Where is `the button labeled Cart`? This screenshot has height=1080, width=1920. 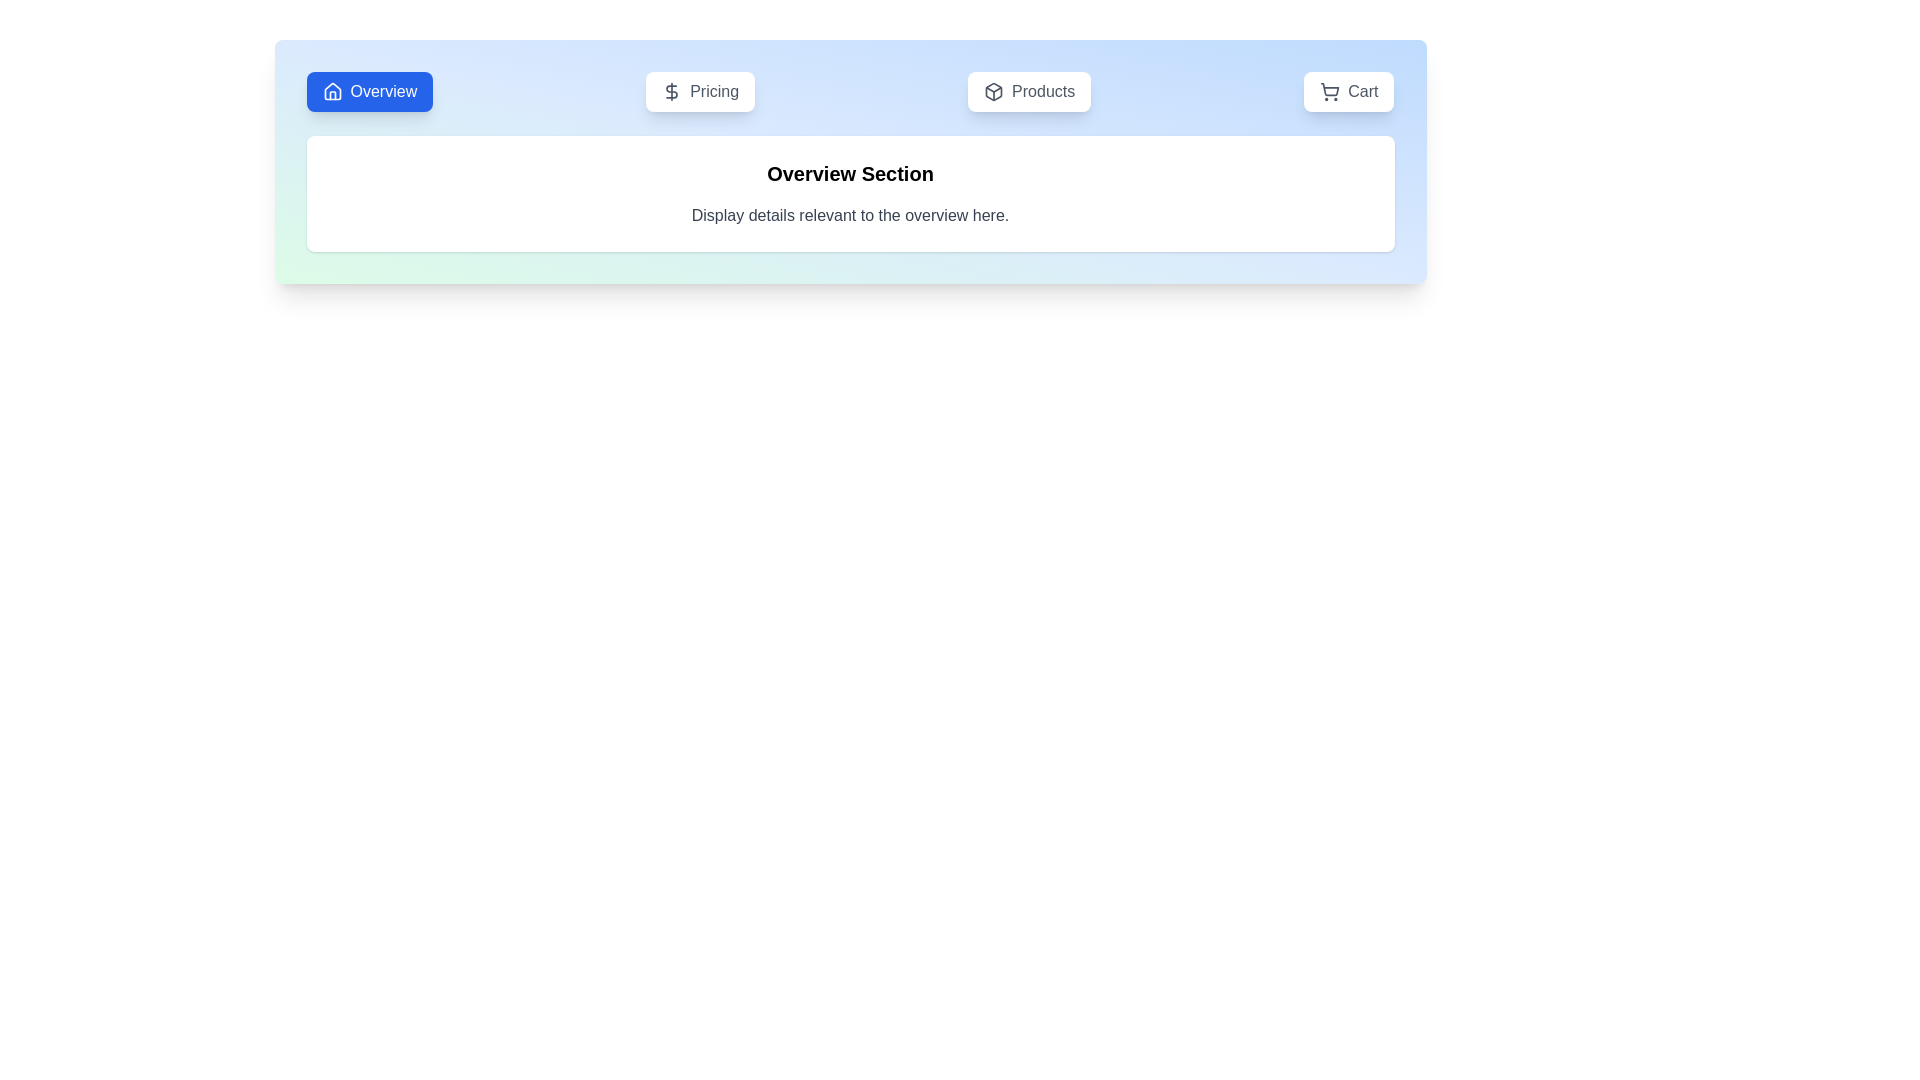 the button labeled Cart is located at coordinates (1349, 92).